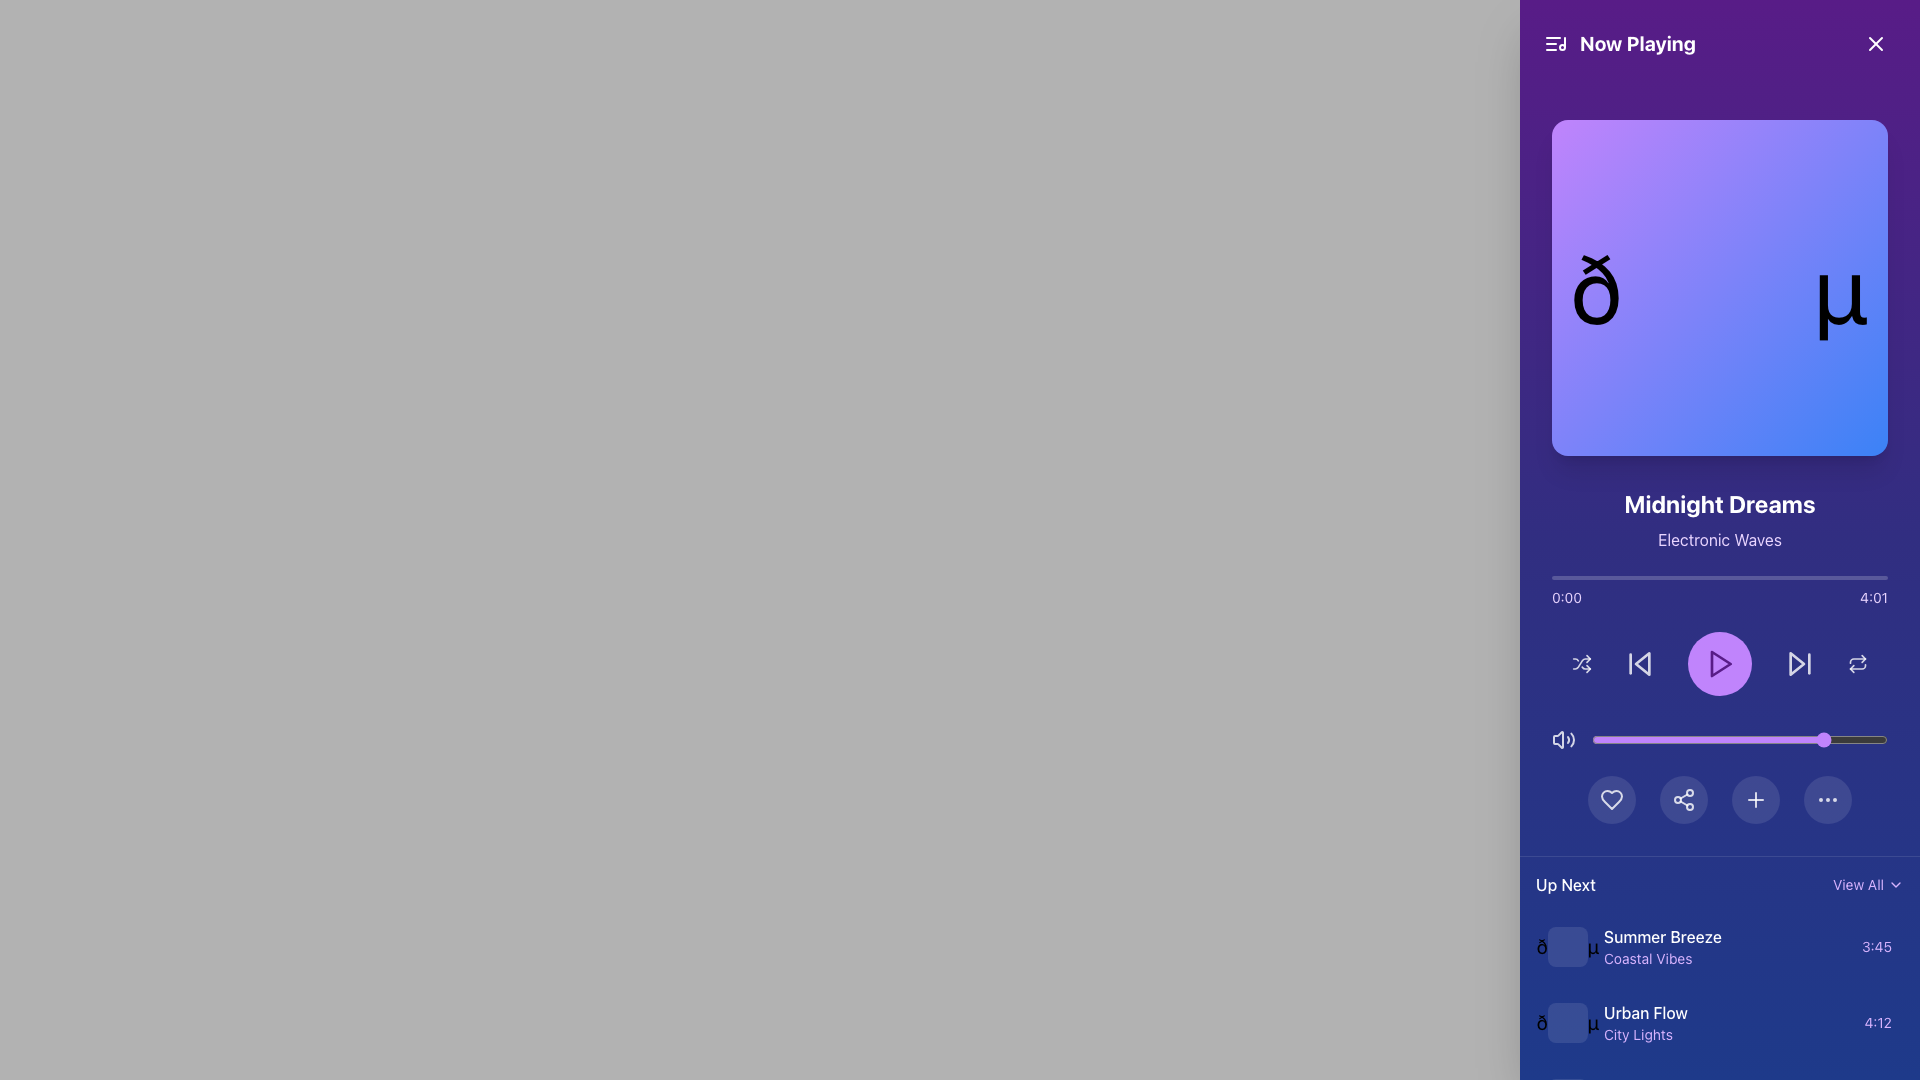  What do you see at coordinates (1566, 596) in the screenshot?
I see `the Text label element displaying '0:00', which is styled in a small, light-colored font against a purple background, located near the bottom-left corner of the progress bar for media playback` at bounding box center [1566, 596].